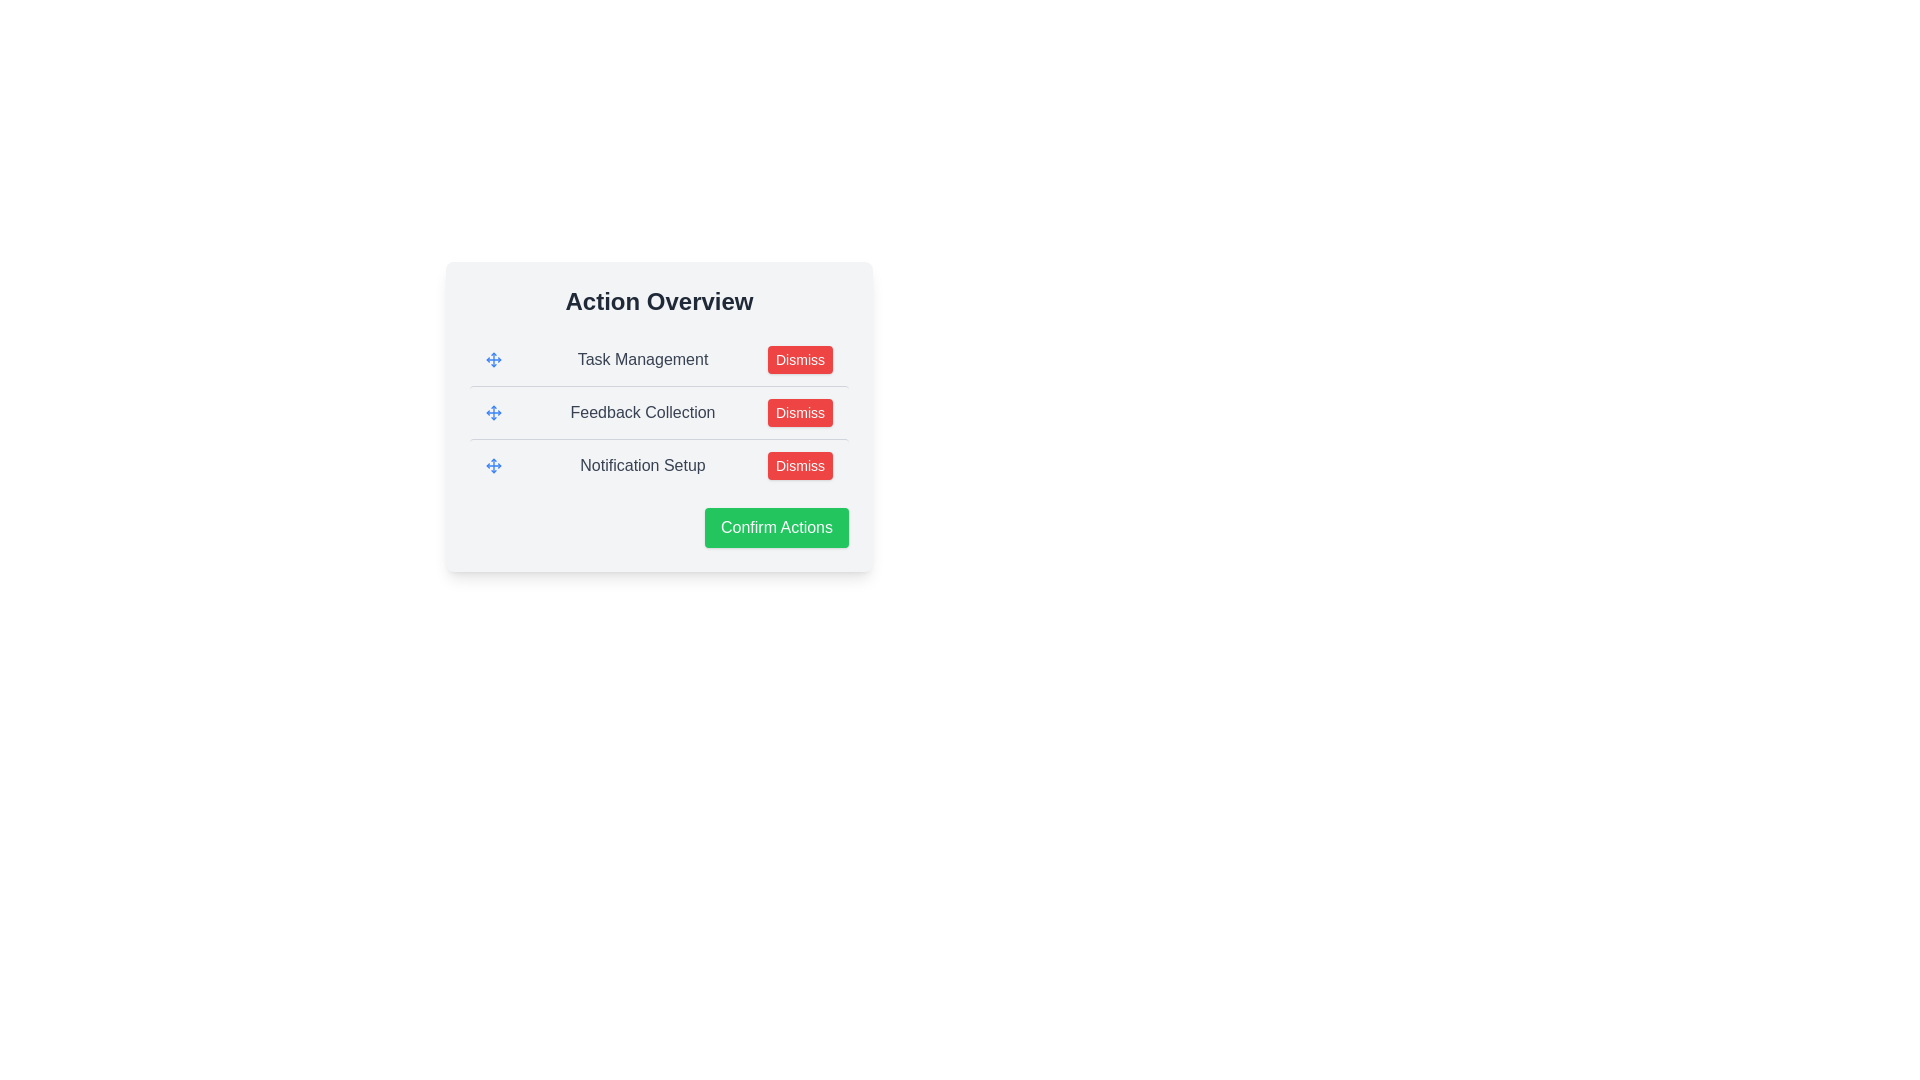  What do you see at coordinates (800, 411) in the screenshot?
I see `the dismiss button located in the third row of the "Action Overview" panel, aligned to the right of the "Feedback Collection" label` at bounding box center [800, 411].